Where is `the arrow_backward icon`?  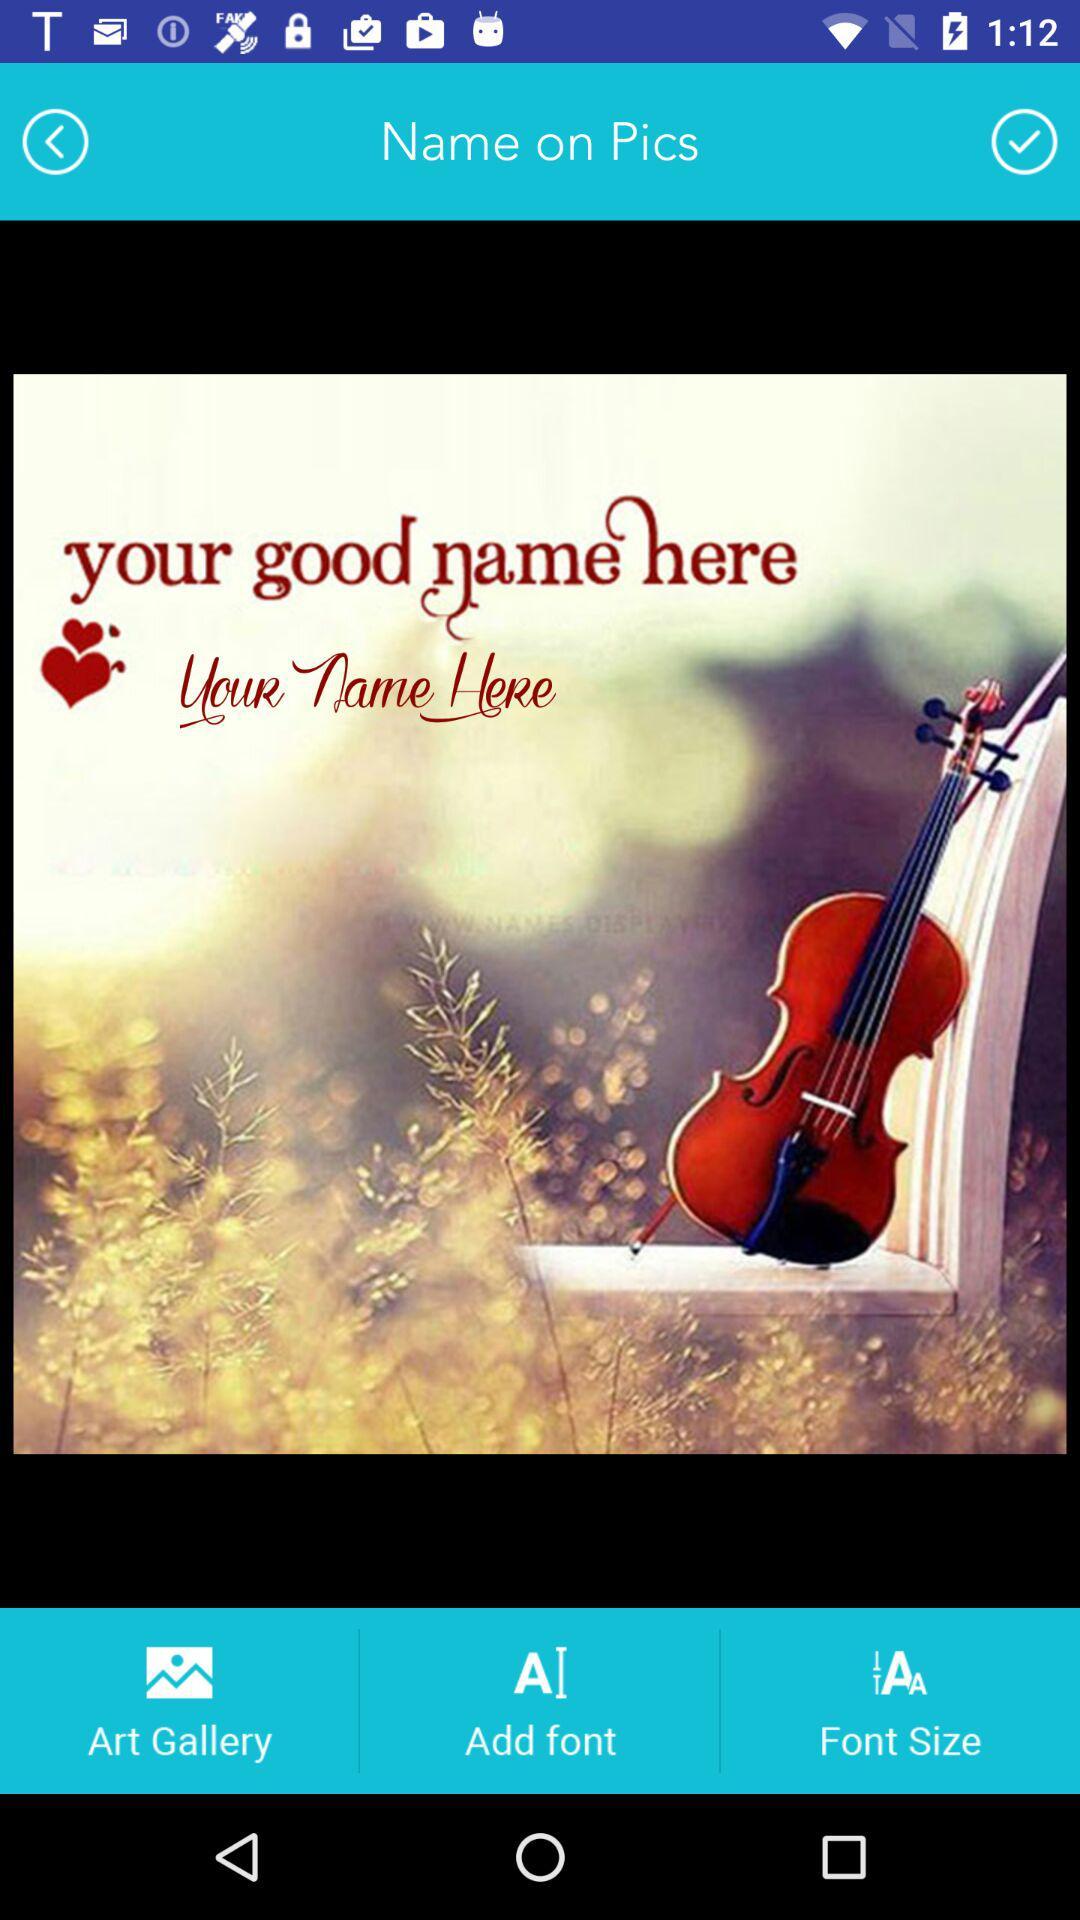 the arrow_backward icon is located at coordinates (54, 140).